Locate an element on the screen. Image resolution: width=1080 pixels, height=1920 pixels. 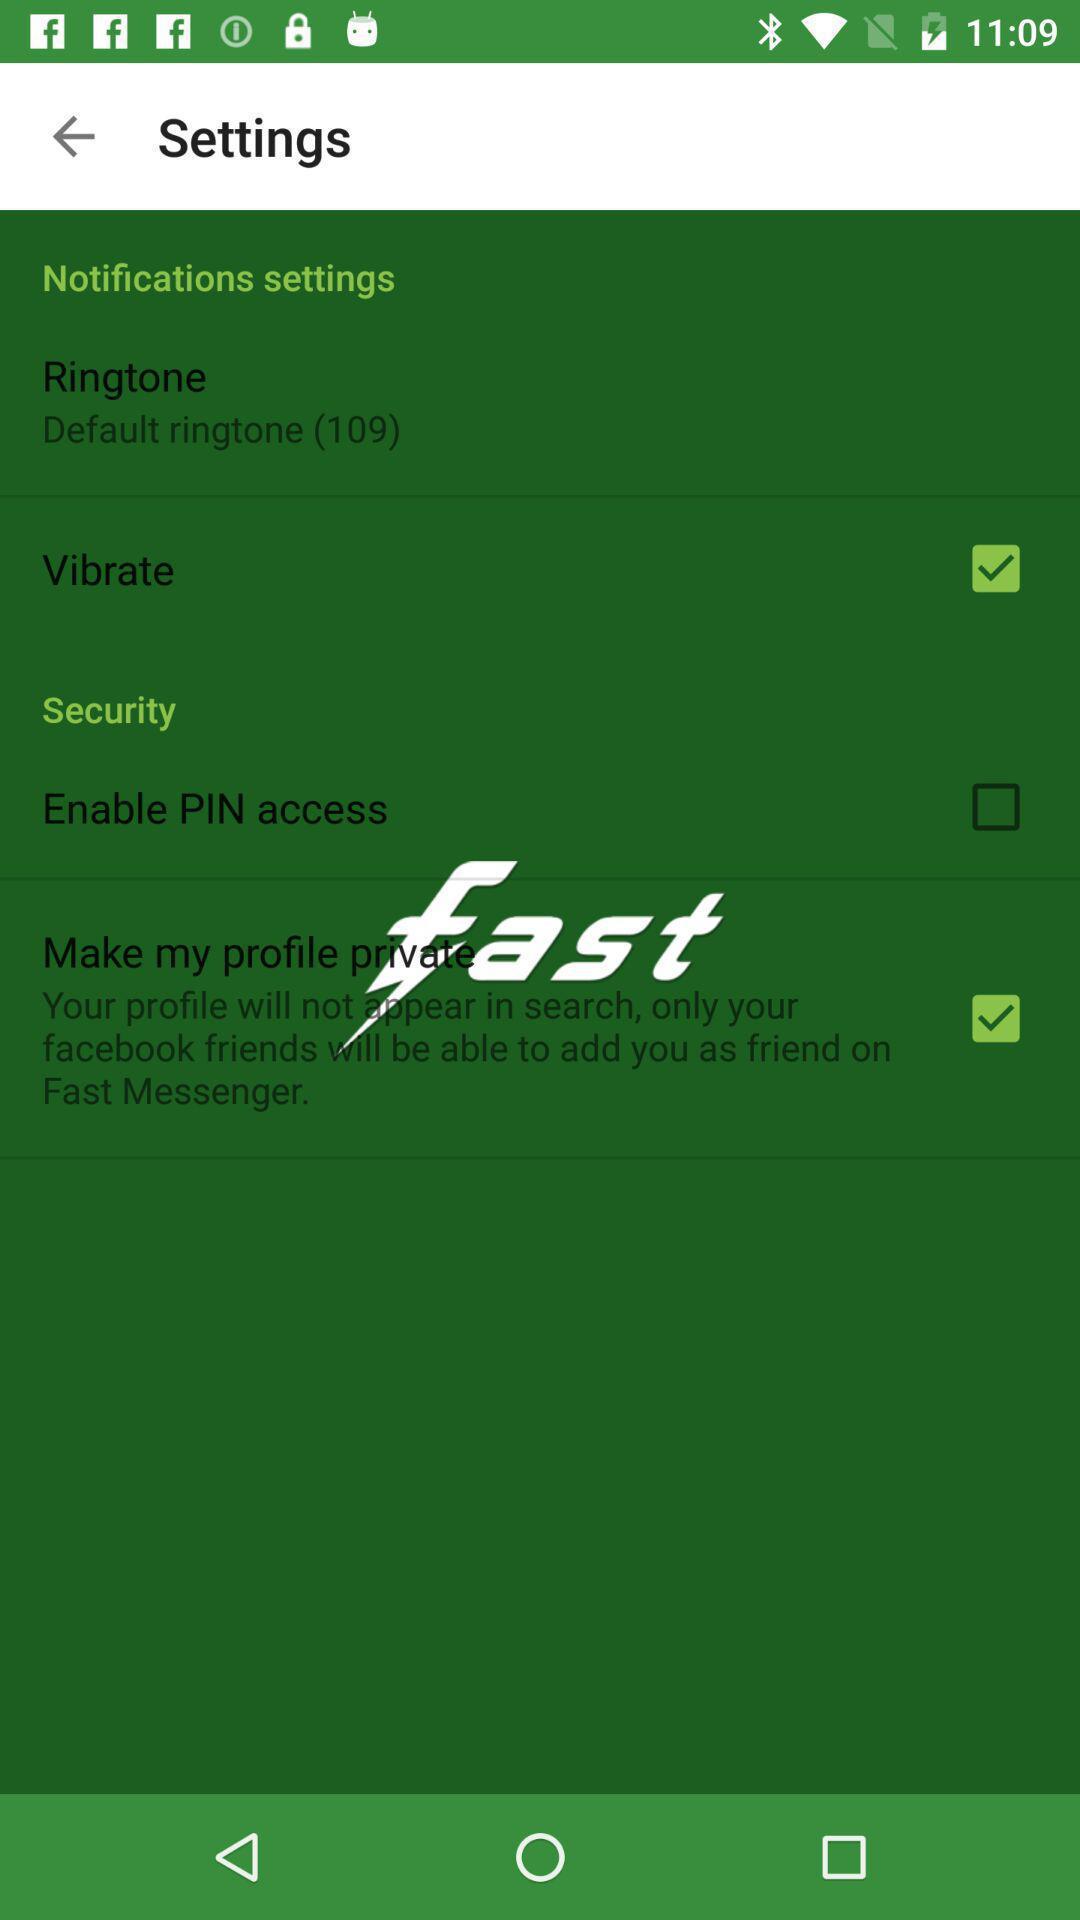
the icon above make my profile is located at coordinates (215, 806).